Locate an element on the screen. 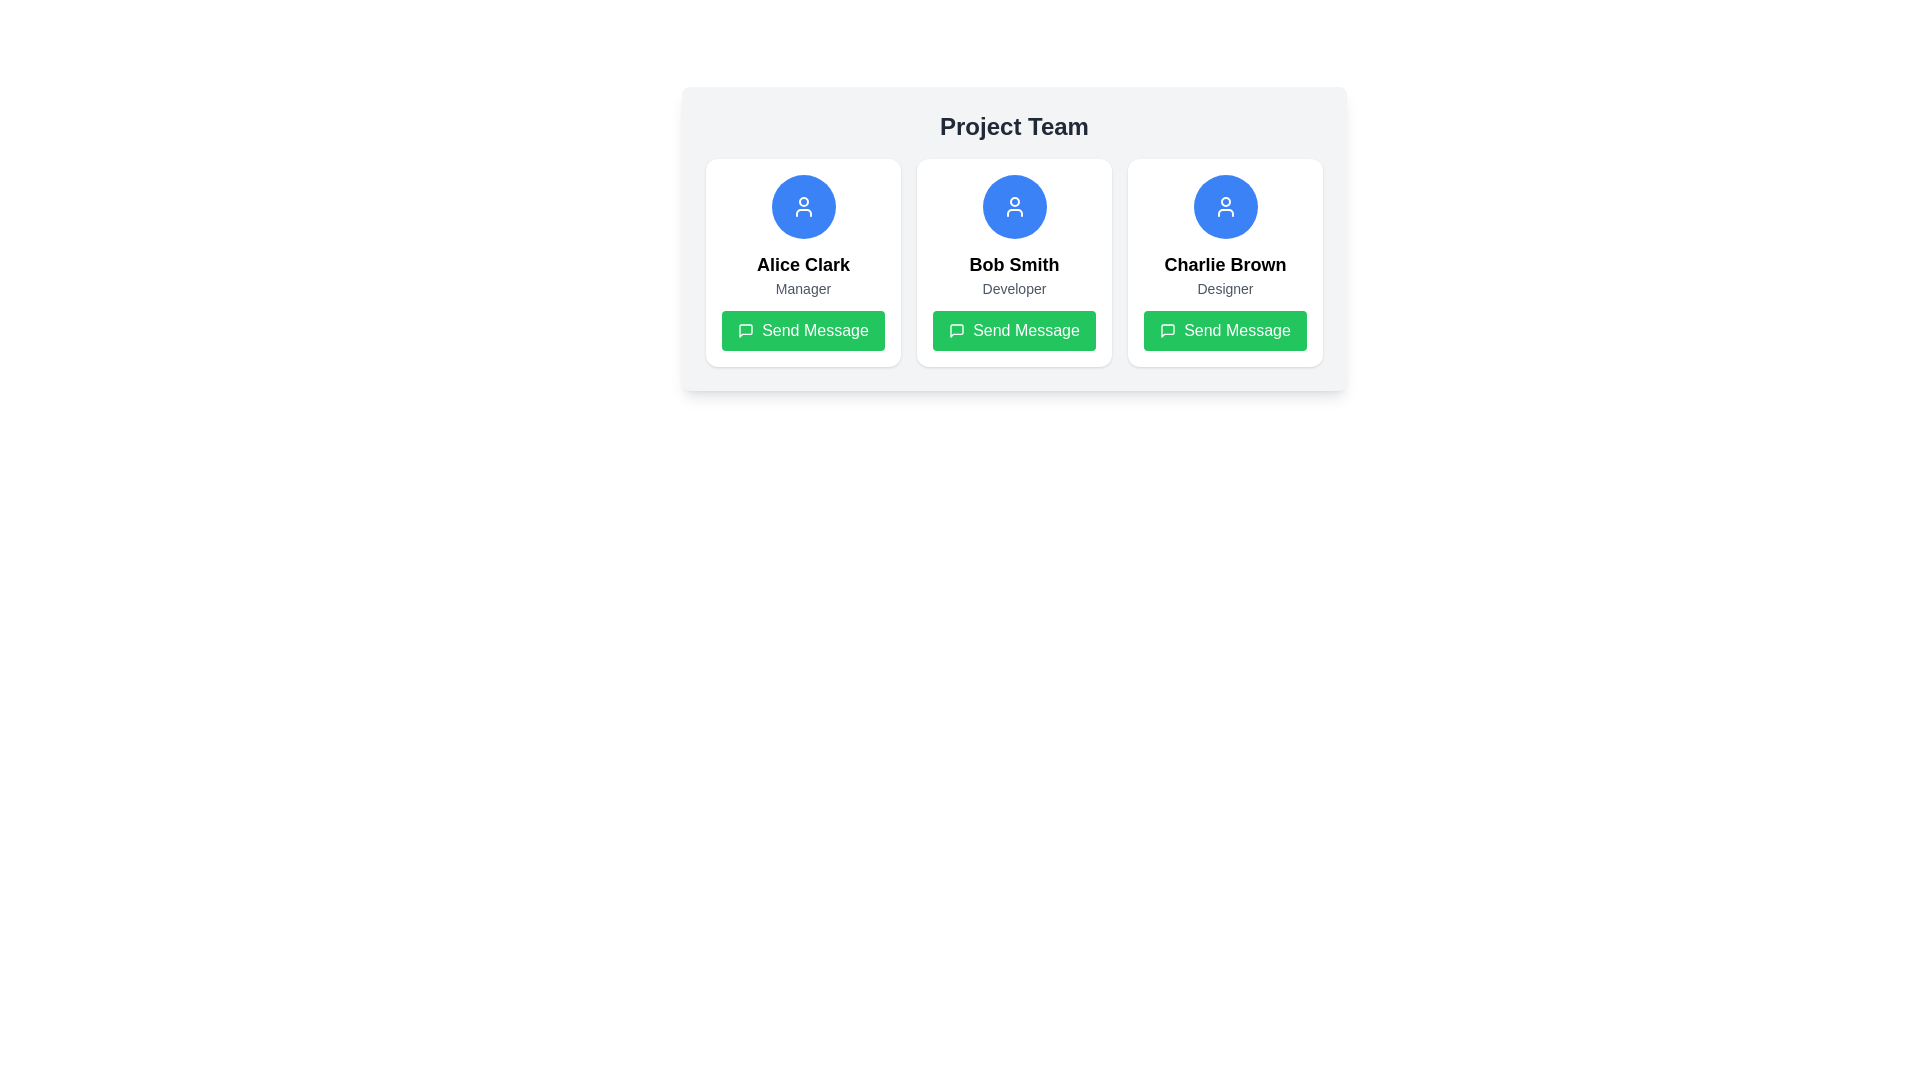 The image size is (1920, 1080). the 'Send Message' button located below the name 'Alice Clark', who is labeled as 'Manager', in the first profile card on the left is located at coordinates (803, 330).